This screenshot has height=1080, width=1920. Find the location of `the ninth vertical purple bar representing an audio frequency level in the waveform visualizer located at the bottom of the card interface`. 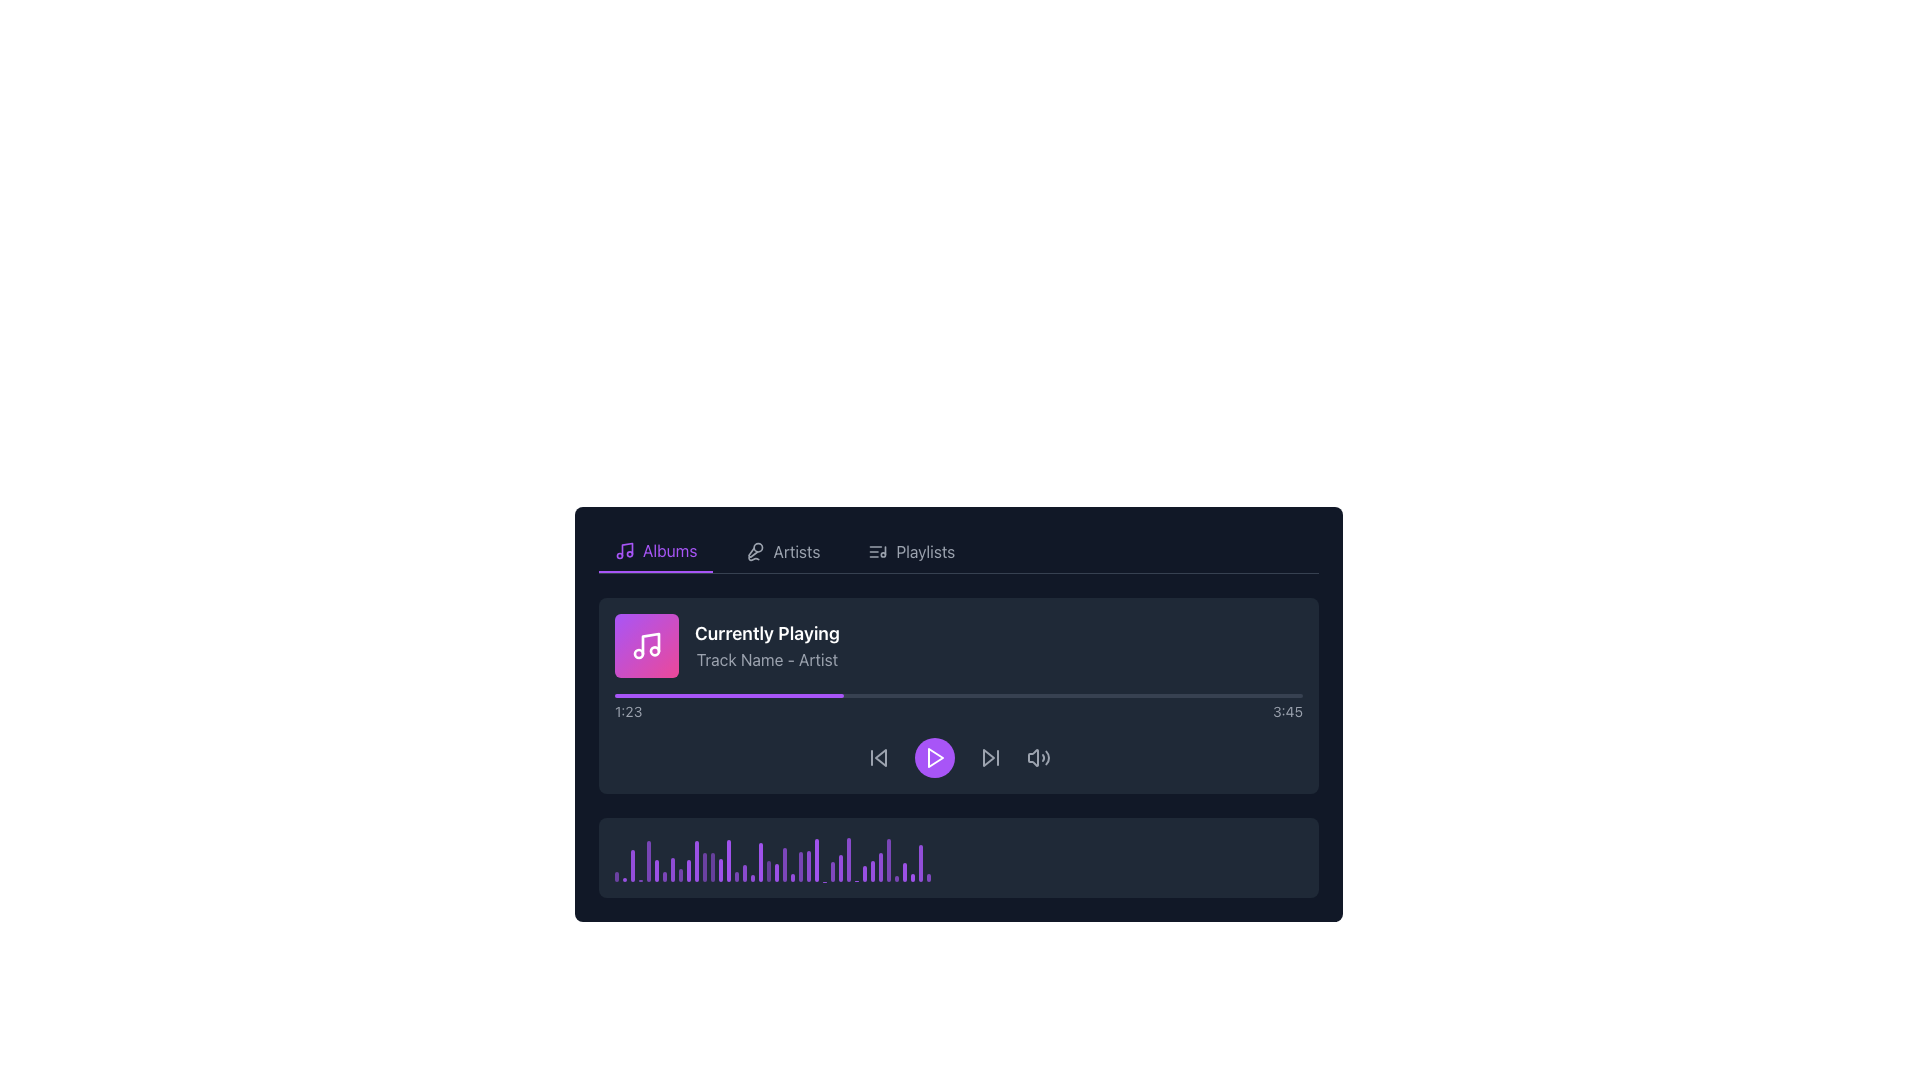

the ninth vertical purple bar representing an audio frequency level in the waveform visualizer located at the bottom of the card interface is located at coordinates (681, 874).